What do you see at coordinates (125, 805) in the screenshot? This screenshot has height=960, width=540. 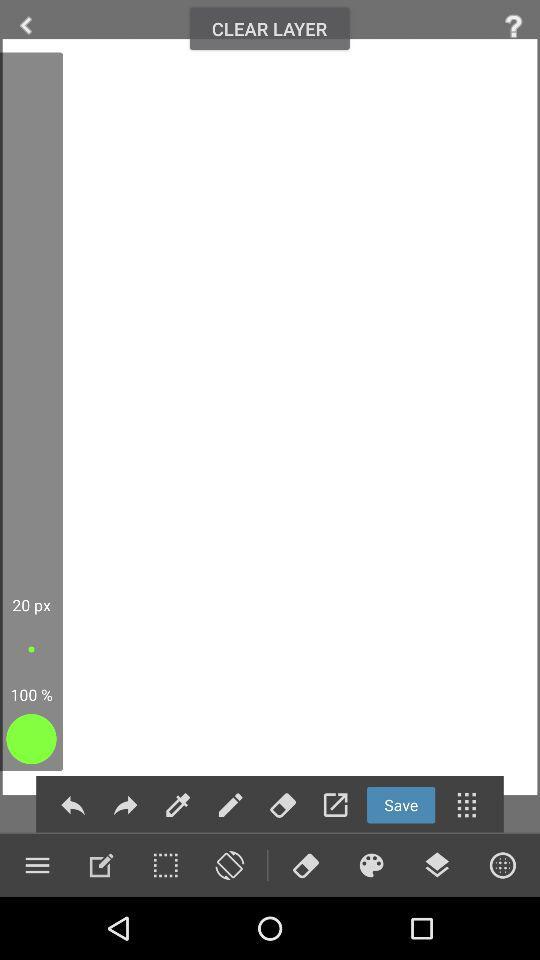 I see `skip to the next` at bounding box center [125, 805].